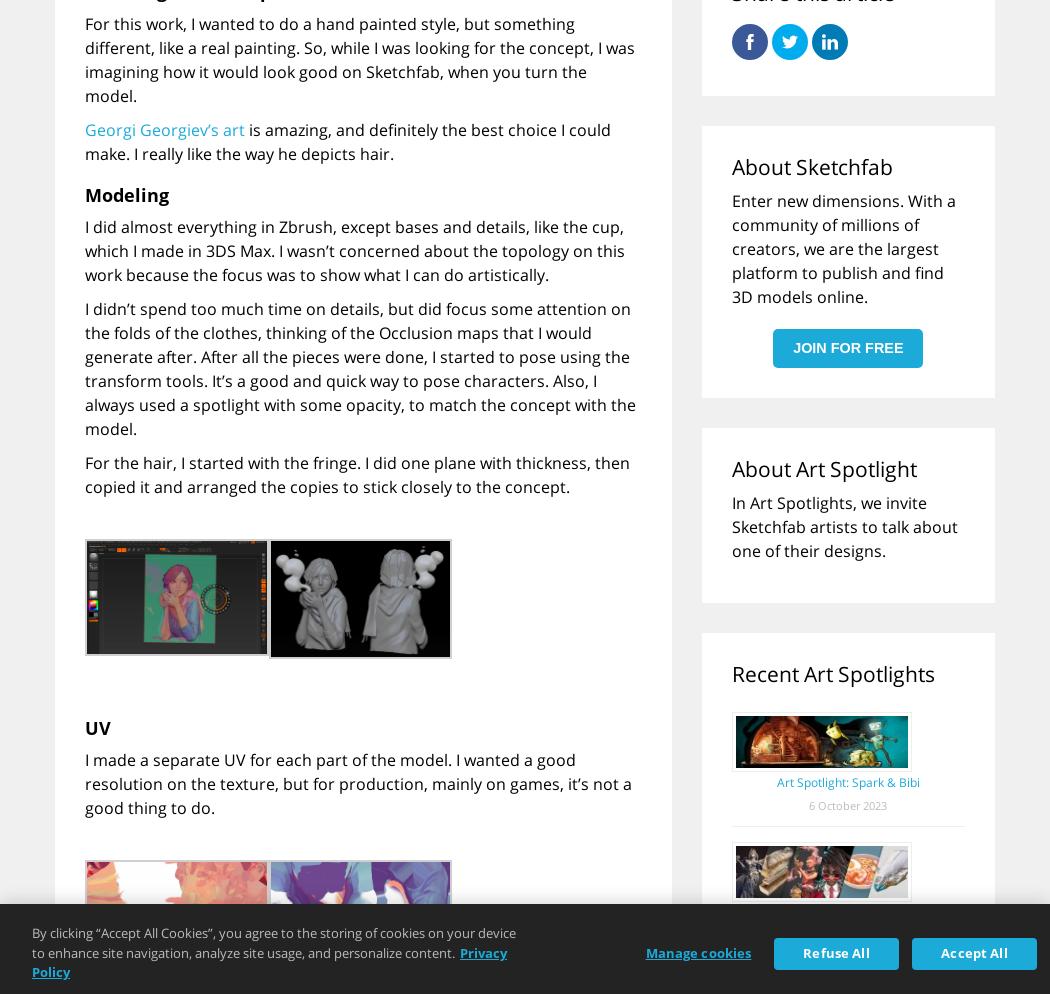 This screenshot has height=994, width=1050. I want to click on 'is amazing, and definitely the best choice I could make. I really like the way he depicts hair.', so click(85, 140).